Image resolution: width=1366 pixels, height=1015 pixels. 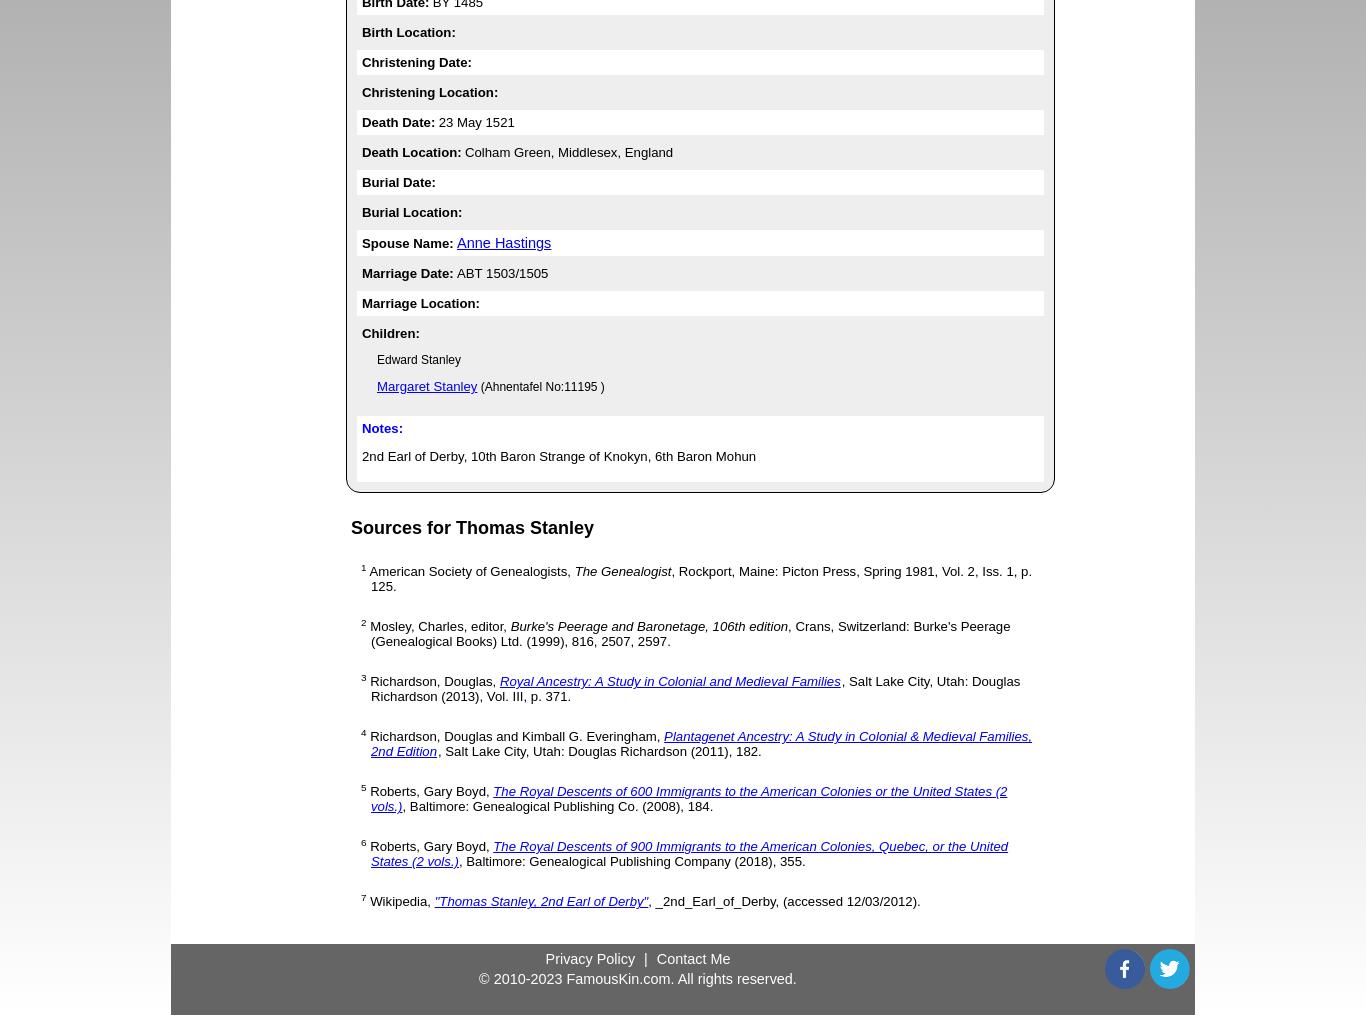 What do you see at coordinates (362, 621) in the screenshot?
I see `'2'` at bounding box center [362, 621].